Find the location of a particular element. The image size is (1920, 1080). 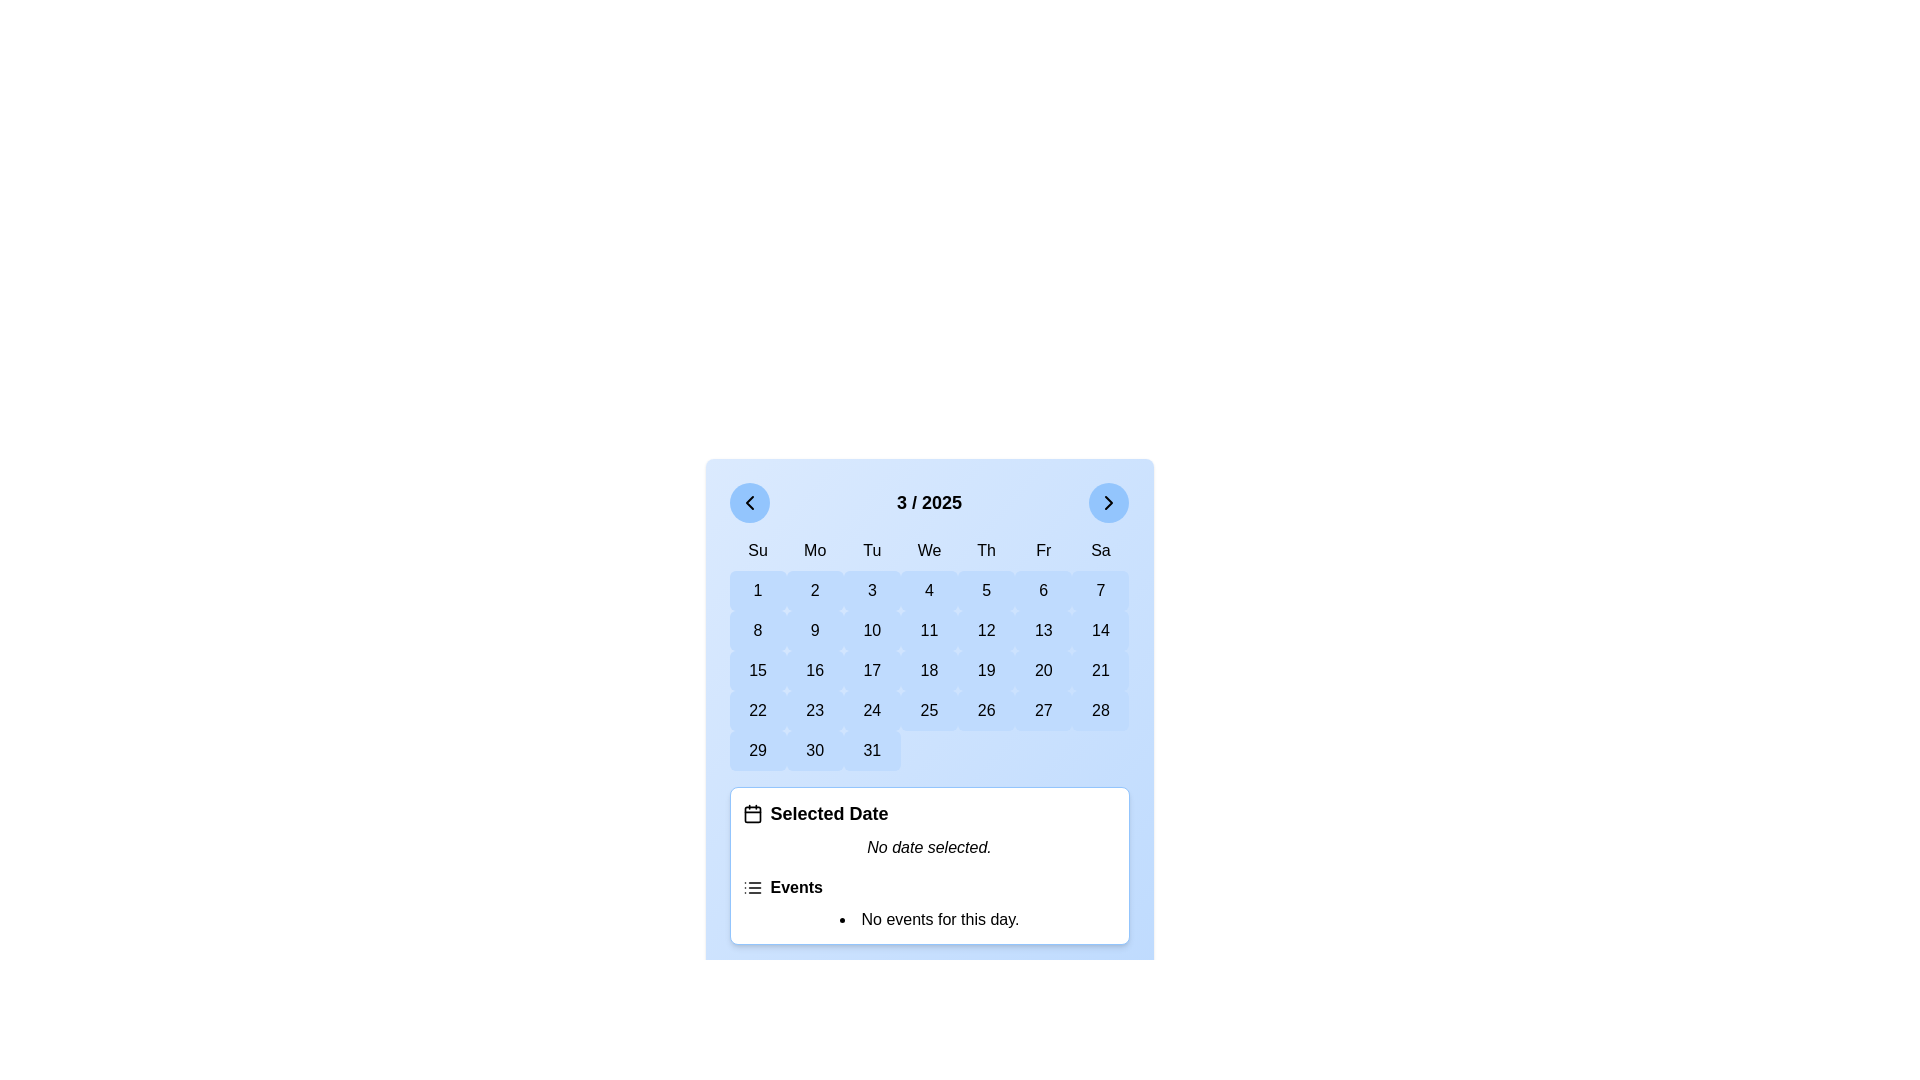

the button representing the date March 3rd in the calendar interface is located at coordinates (872, 589).